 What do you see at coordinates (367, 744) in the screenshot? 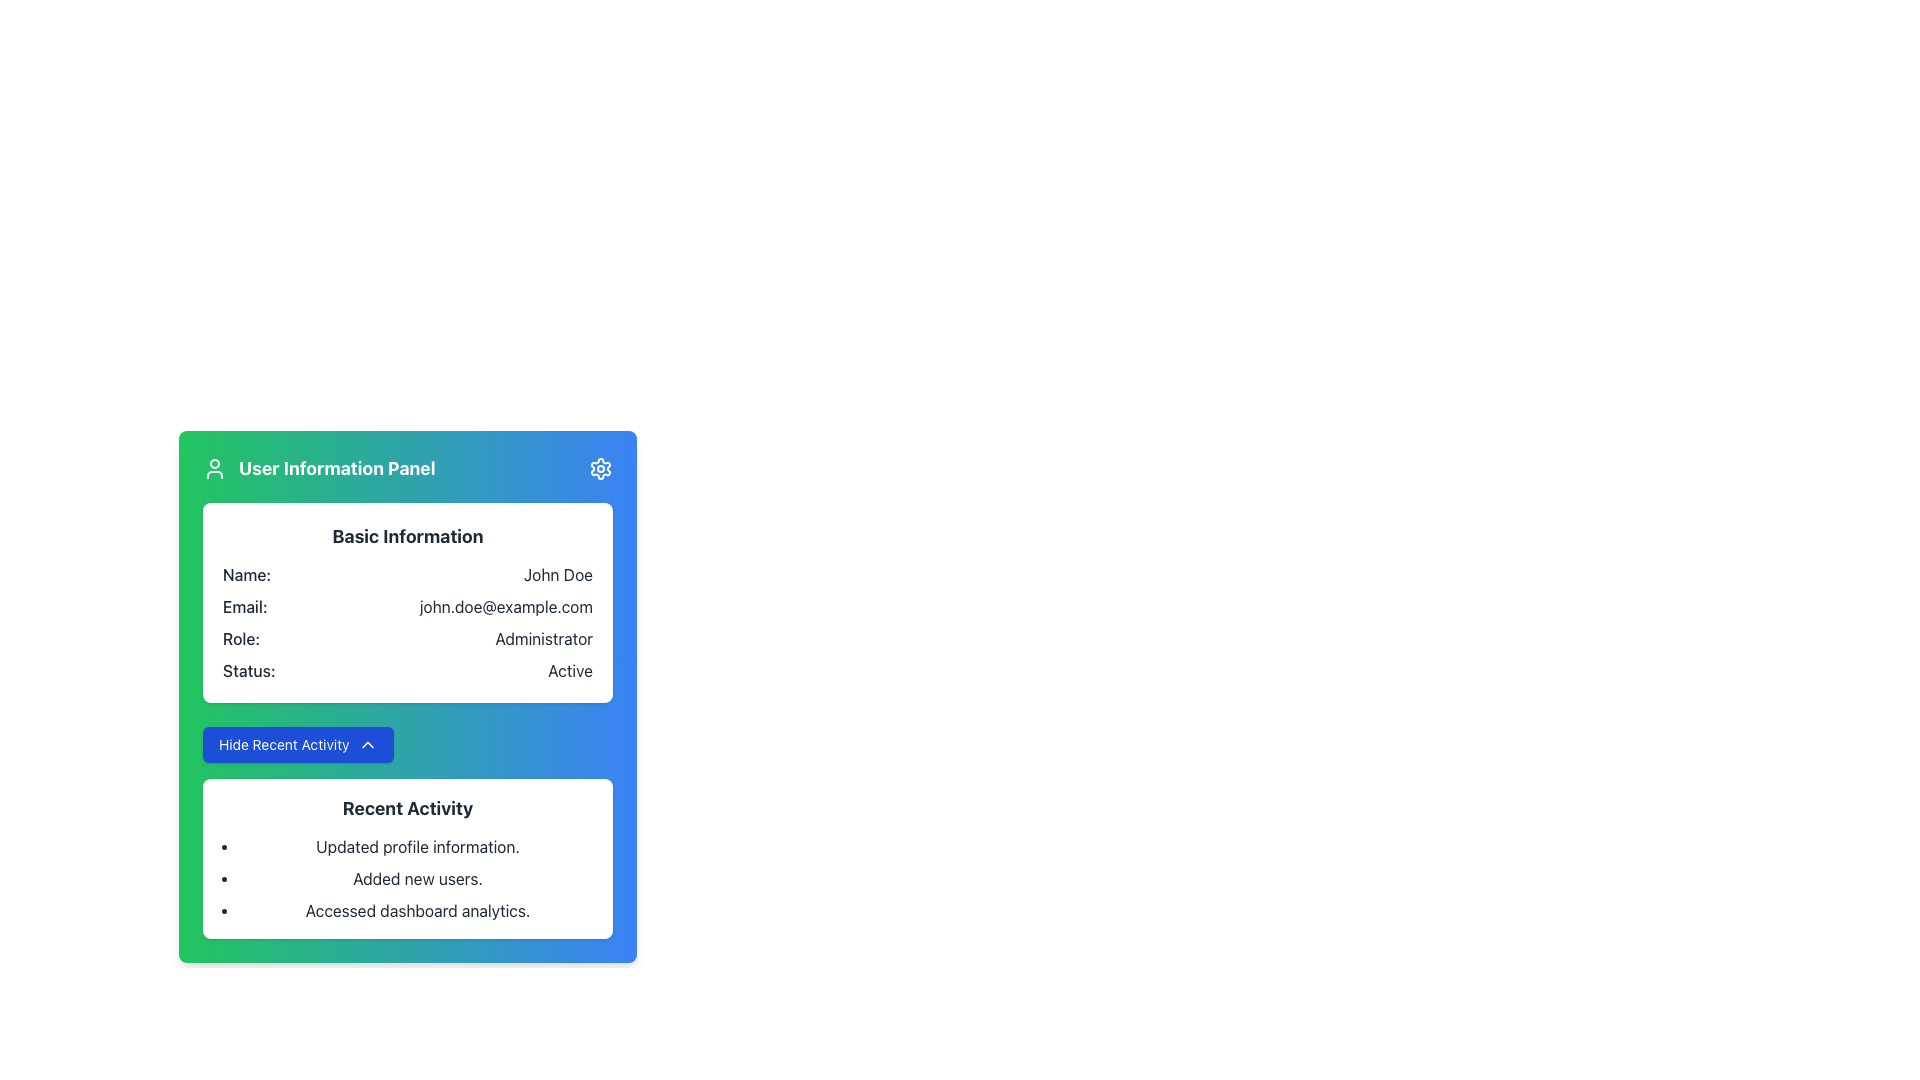
I see `the upward-facing chevron icon within the 'Hide Recent Activity' button` at bounding box center [367, 744].